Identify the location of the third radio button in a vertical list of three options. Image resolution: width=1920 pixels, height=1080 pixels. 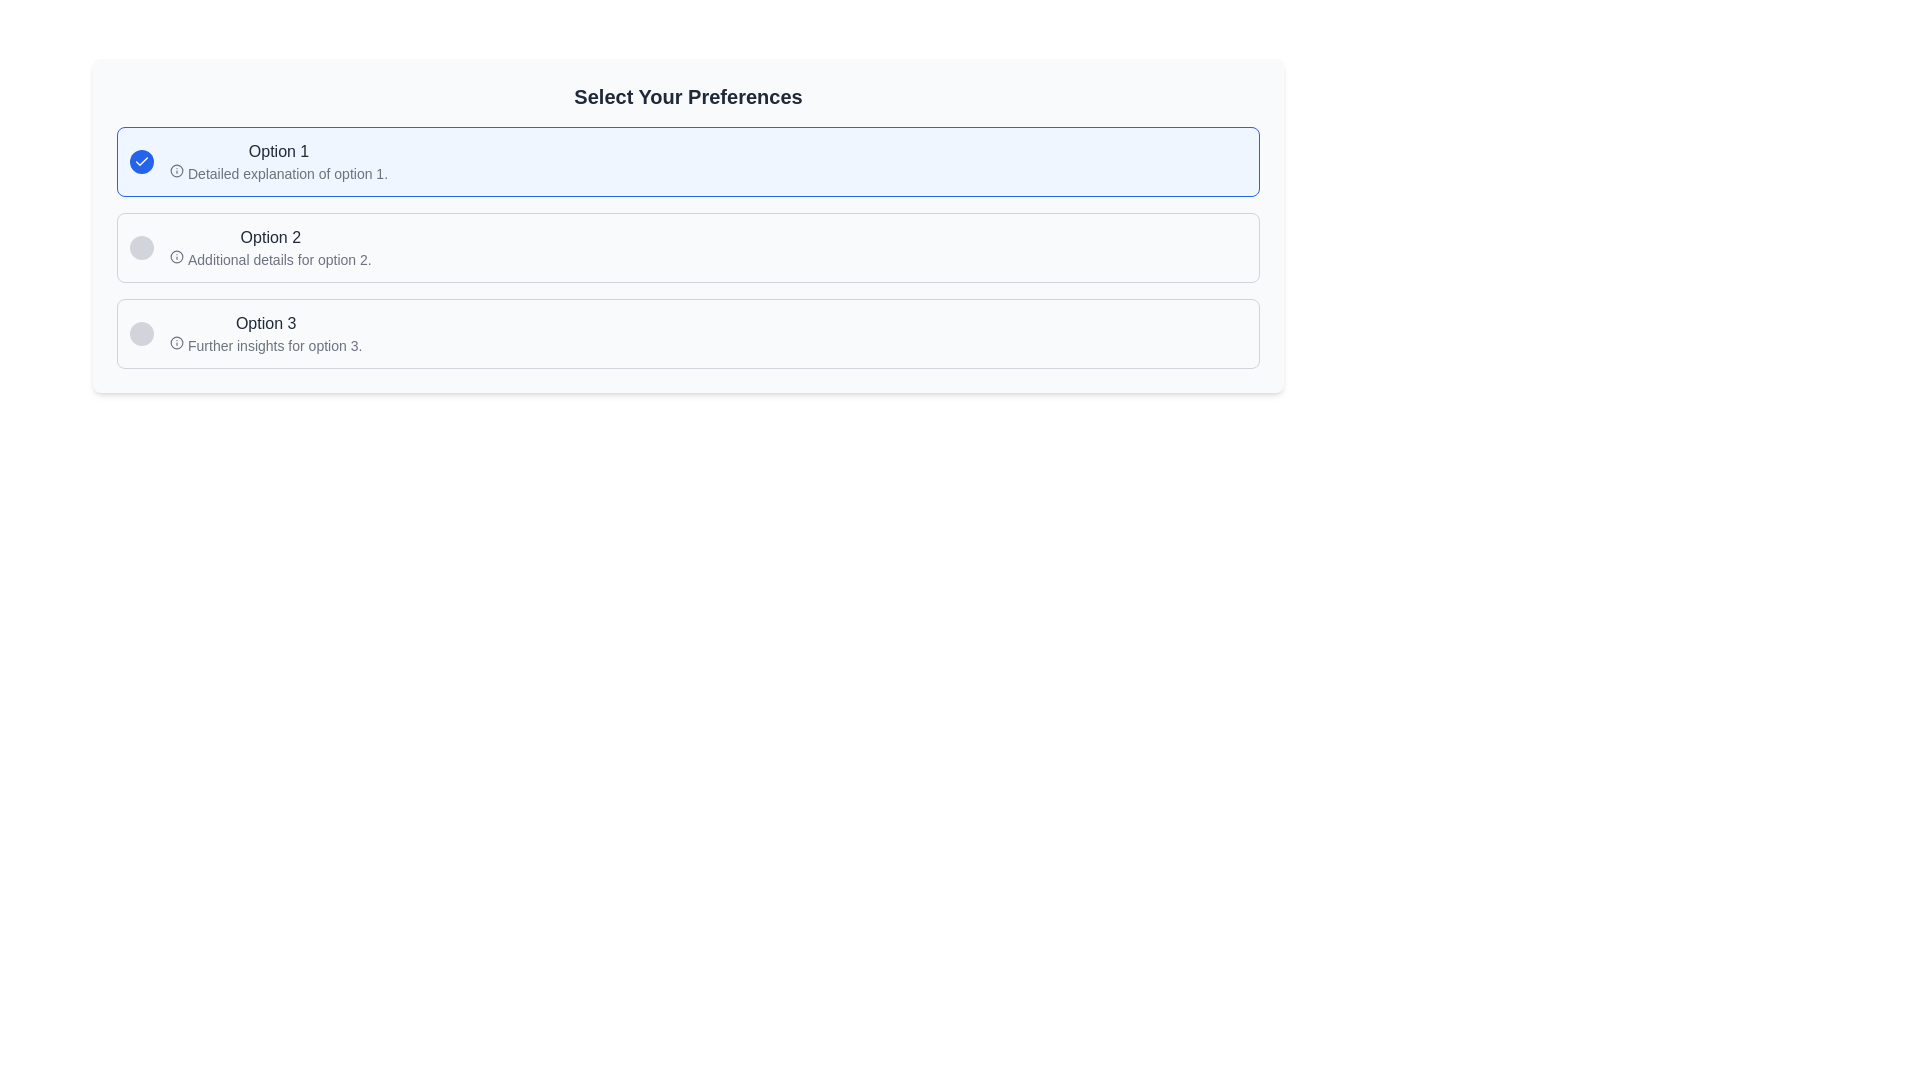
(688, 333).